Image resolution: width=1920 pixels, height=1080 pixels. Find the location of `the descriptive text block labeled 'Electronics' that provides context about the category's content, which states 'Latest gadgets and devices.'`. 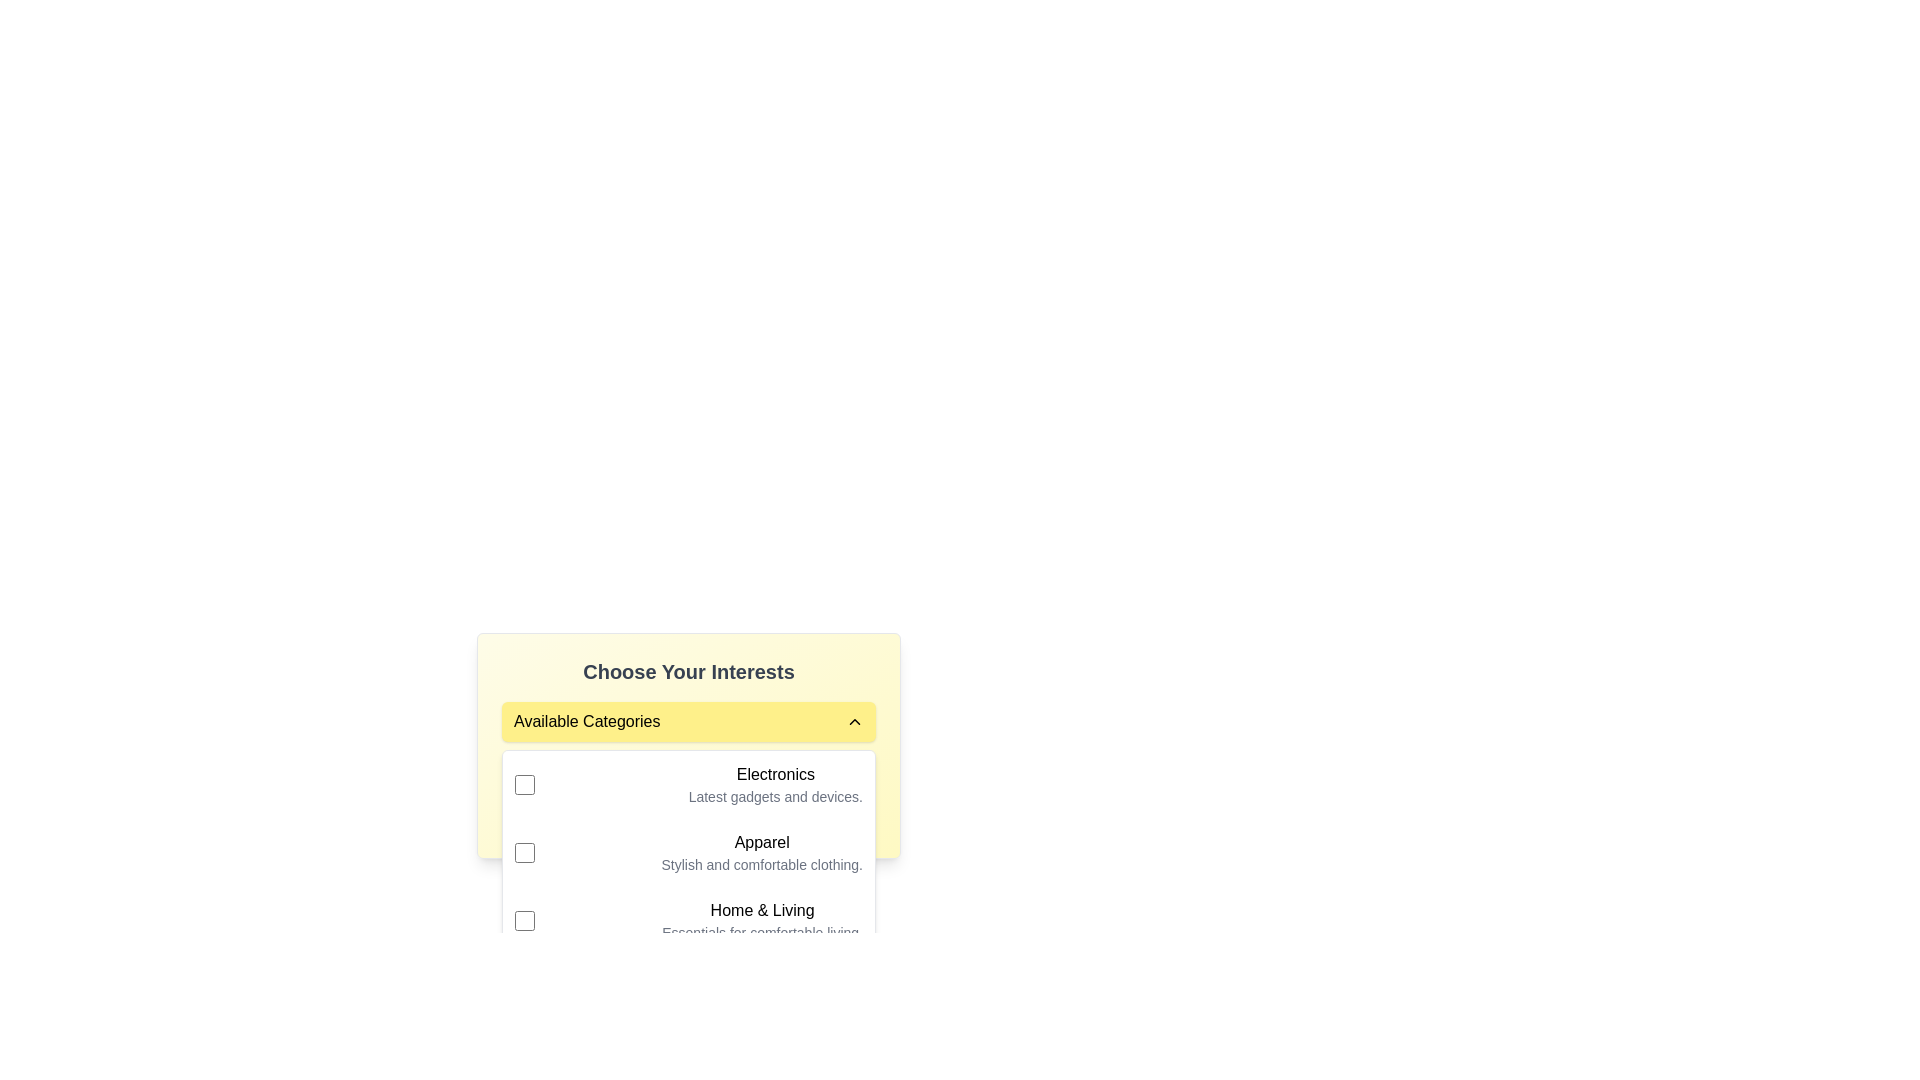

the descriptive text block labeled 'Electronics' that provides context about the category's content, which states 'Latest gadgets and devices.' is located at coordinates (774, 784).